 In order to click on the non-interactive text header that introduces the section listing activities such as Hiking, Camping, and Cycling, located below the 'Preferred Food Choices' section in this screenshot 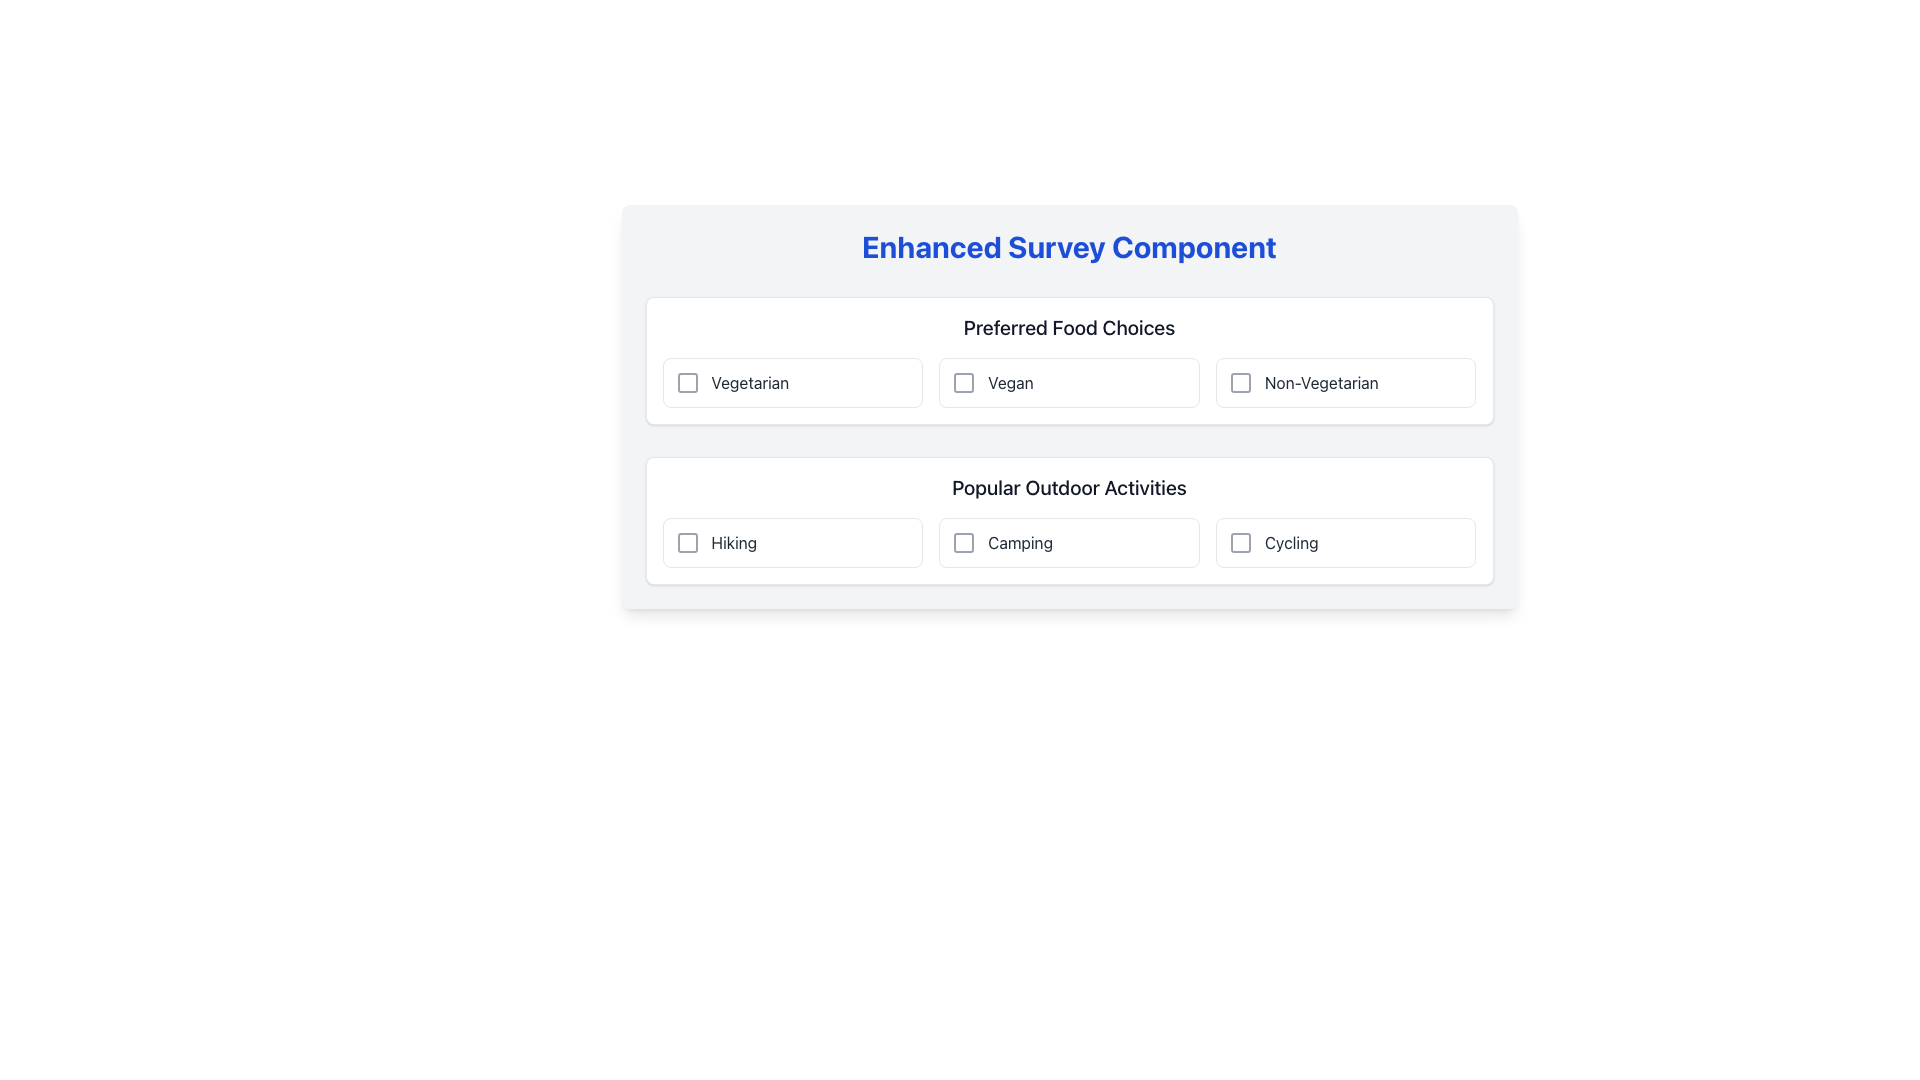, I will do `click(1068, 488)`.